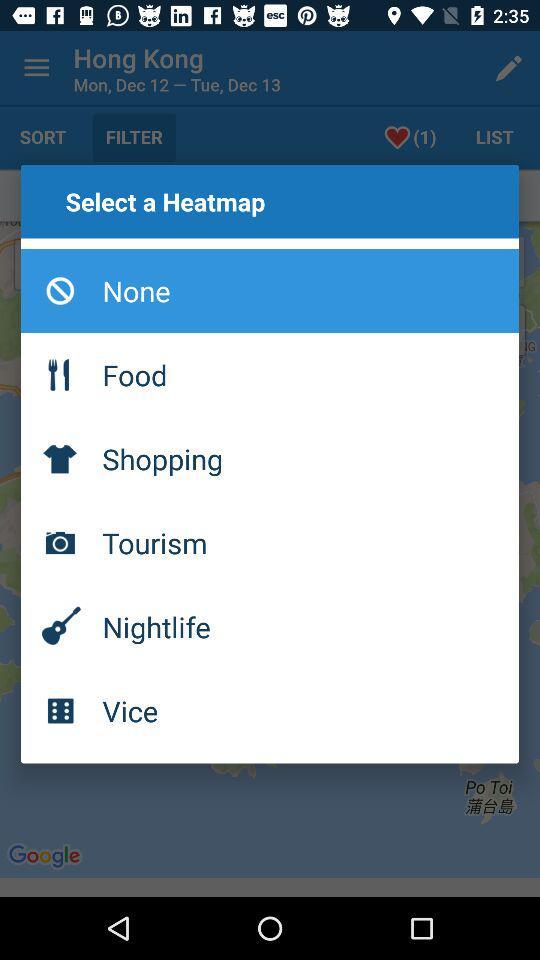  What do you see at coordinates (270, 625) in the screenshot?
I see `nightlife icon` at bounding box center [270, 625].